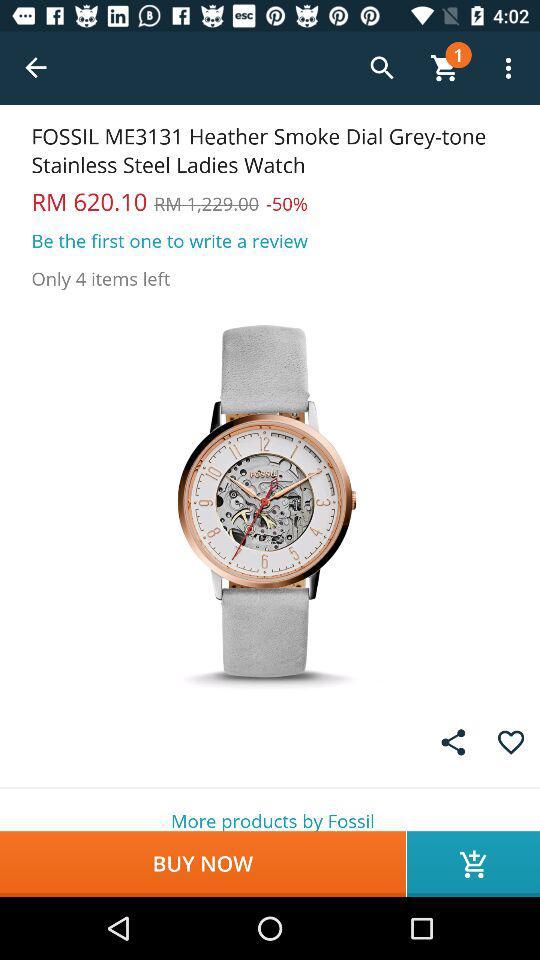  What do you see at coordinates (270, 500) in the screenshot?
I see `display of watch searched` at bounding box center [270, 500].